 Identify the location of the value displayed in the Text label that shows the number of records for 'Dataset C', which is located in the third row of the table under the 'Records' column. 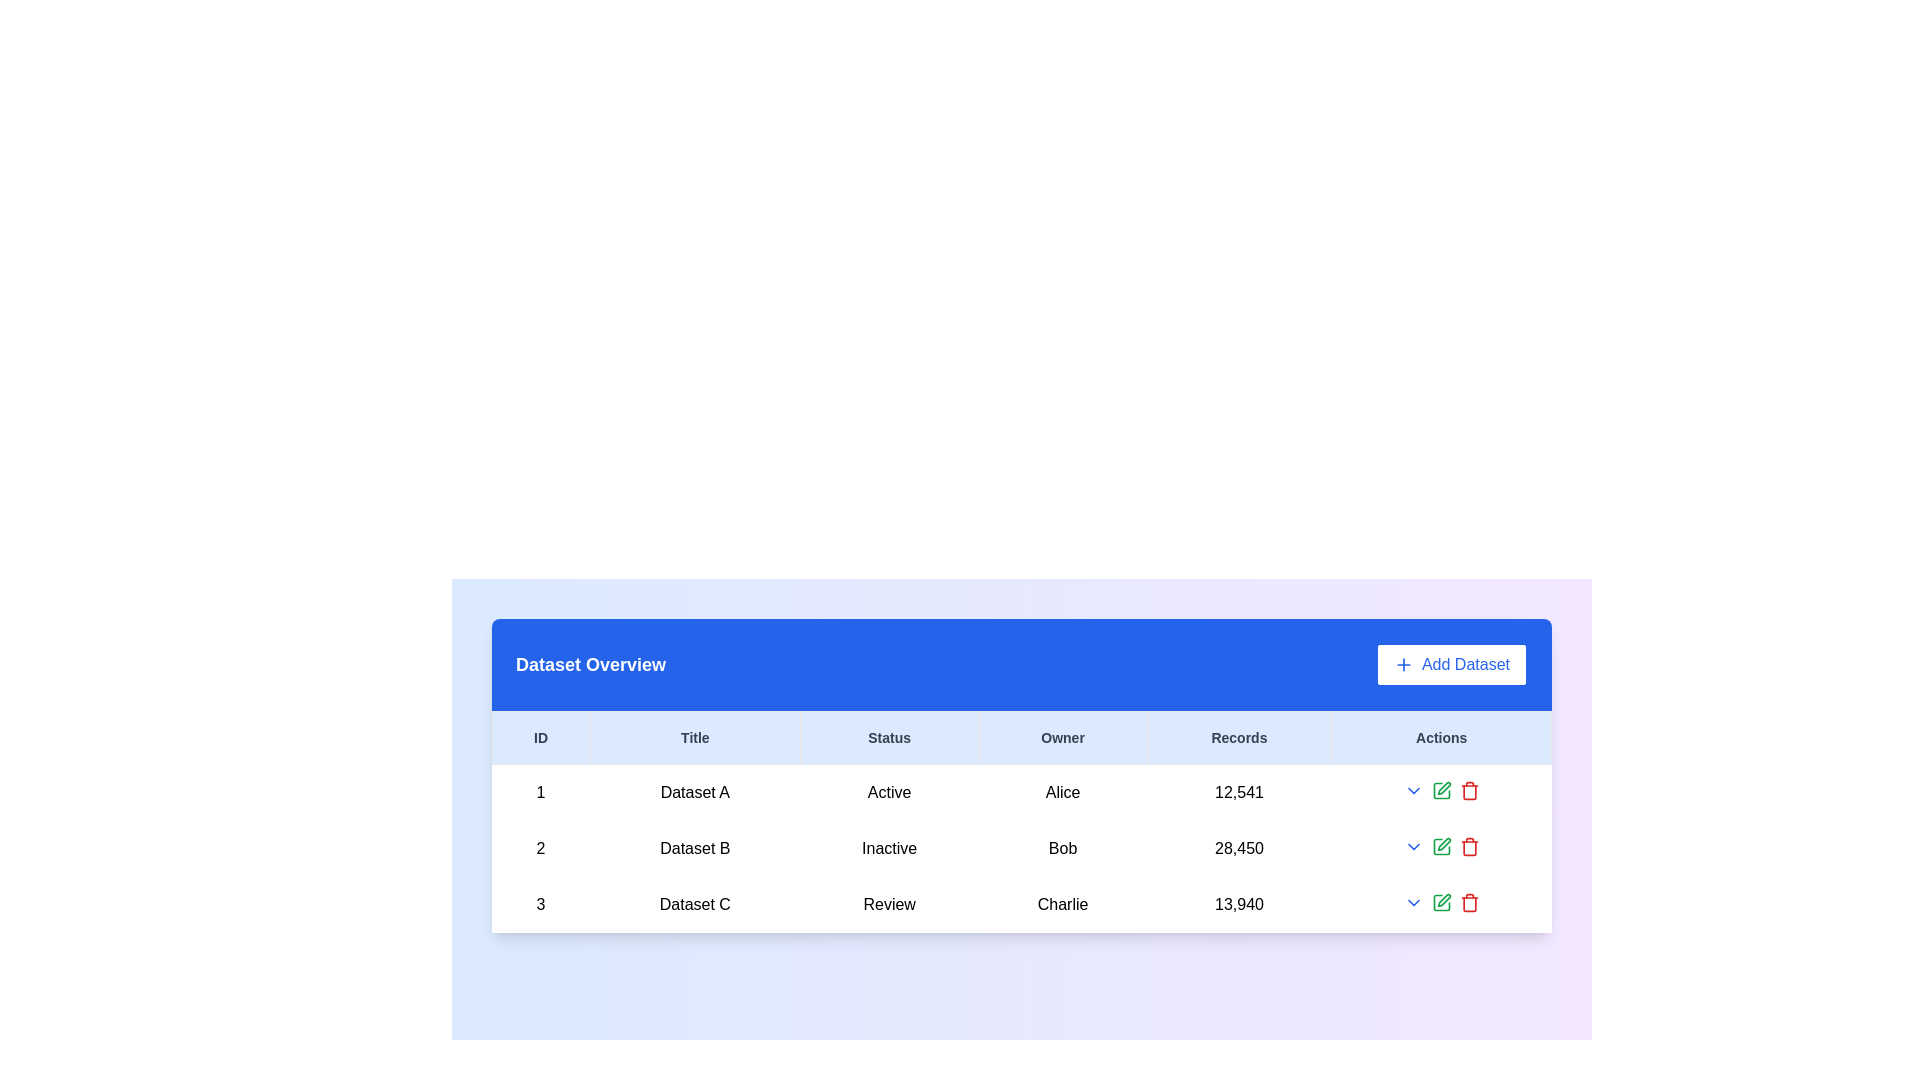
(1238, 905).